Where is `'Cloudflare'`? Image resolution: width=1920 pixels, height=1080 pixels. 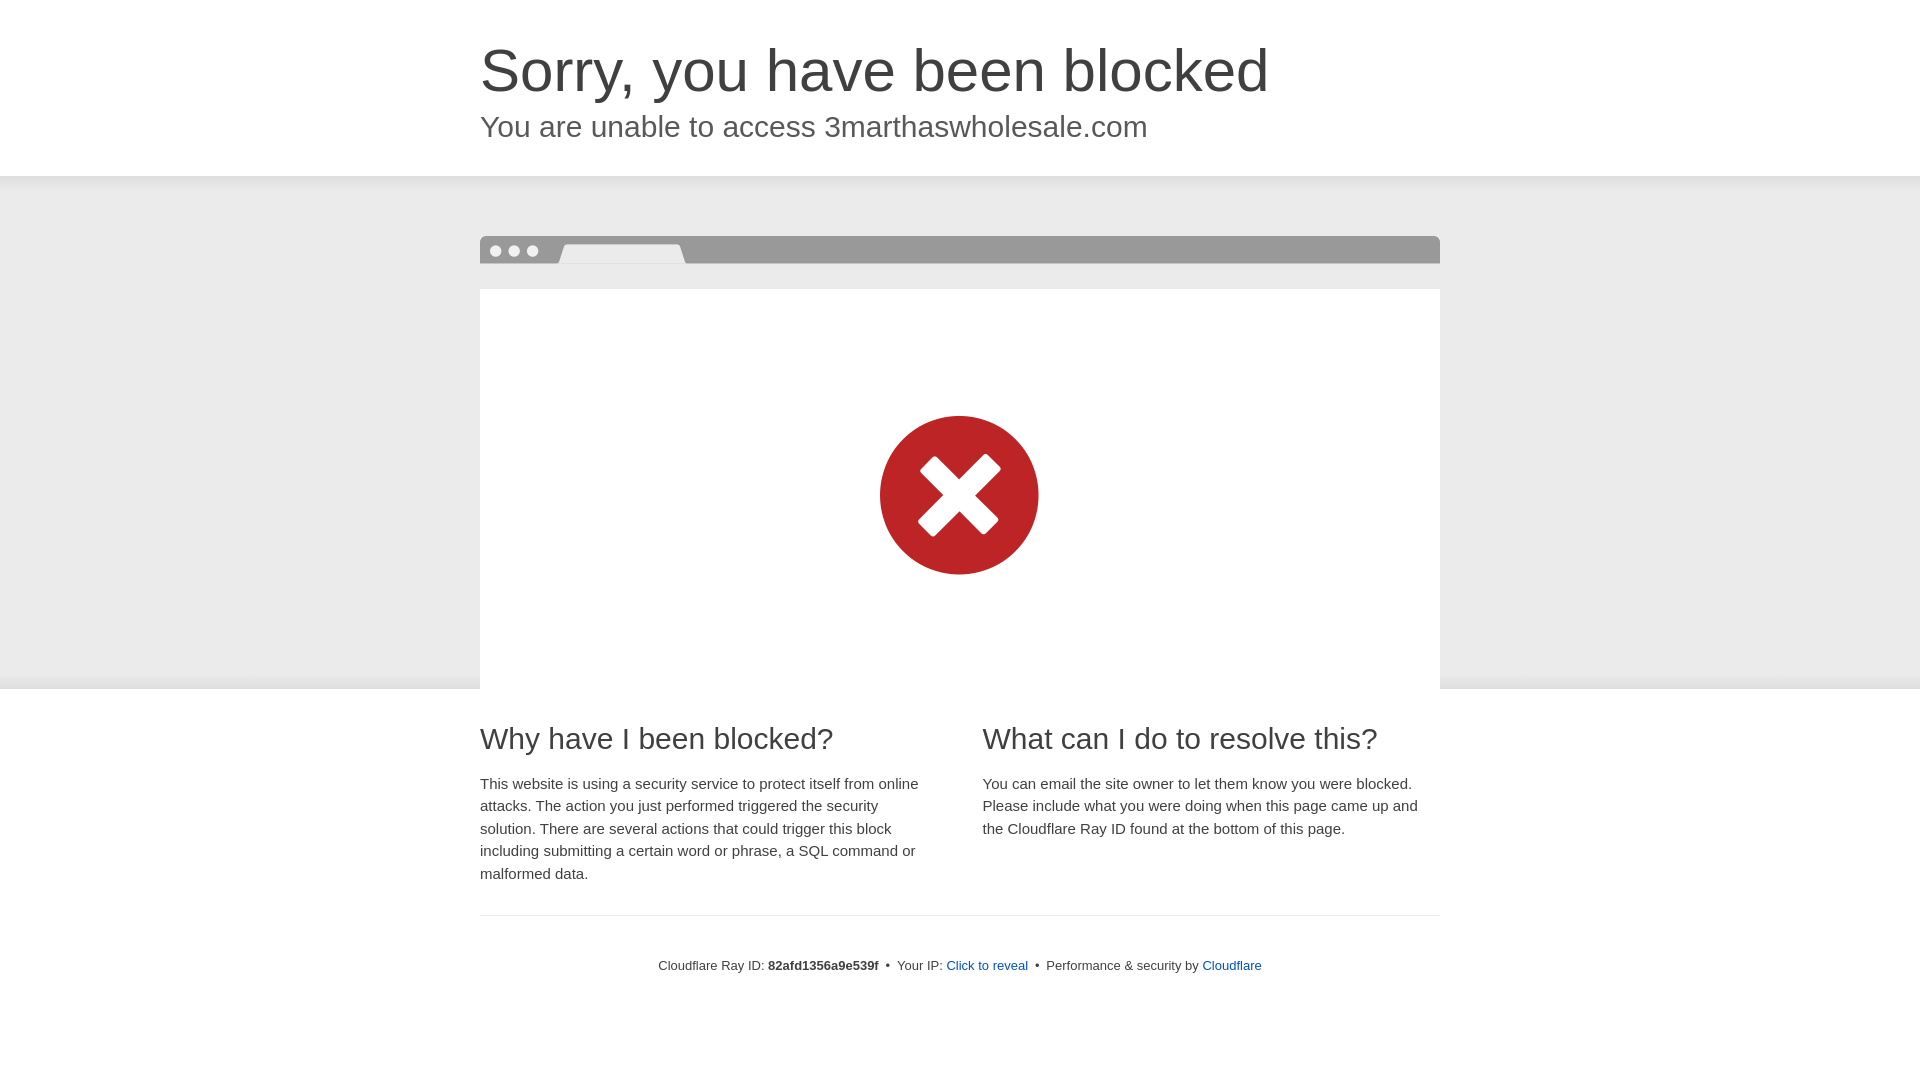
'Cloudflare' is located at coordinates (1230, 964).